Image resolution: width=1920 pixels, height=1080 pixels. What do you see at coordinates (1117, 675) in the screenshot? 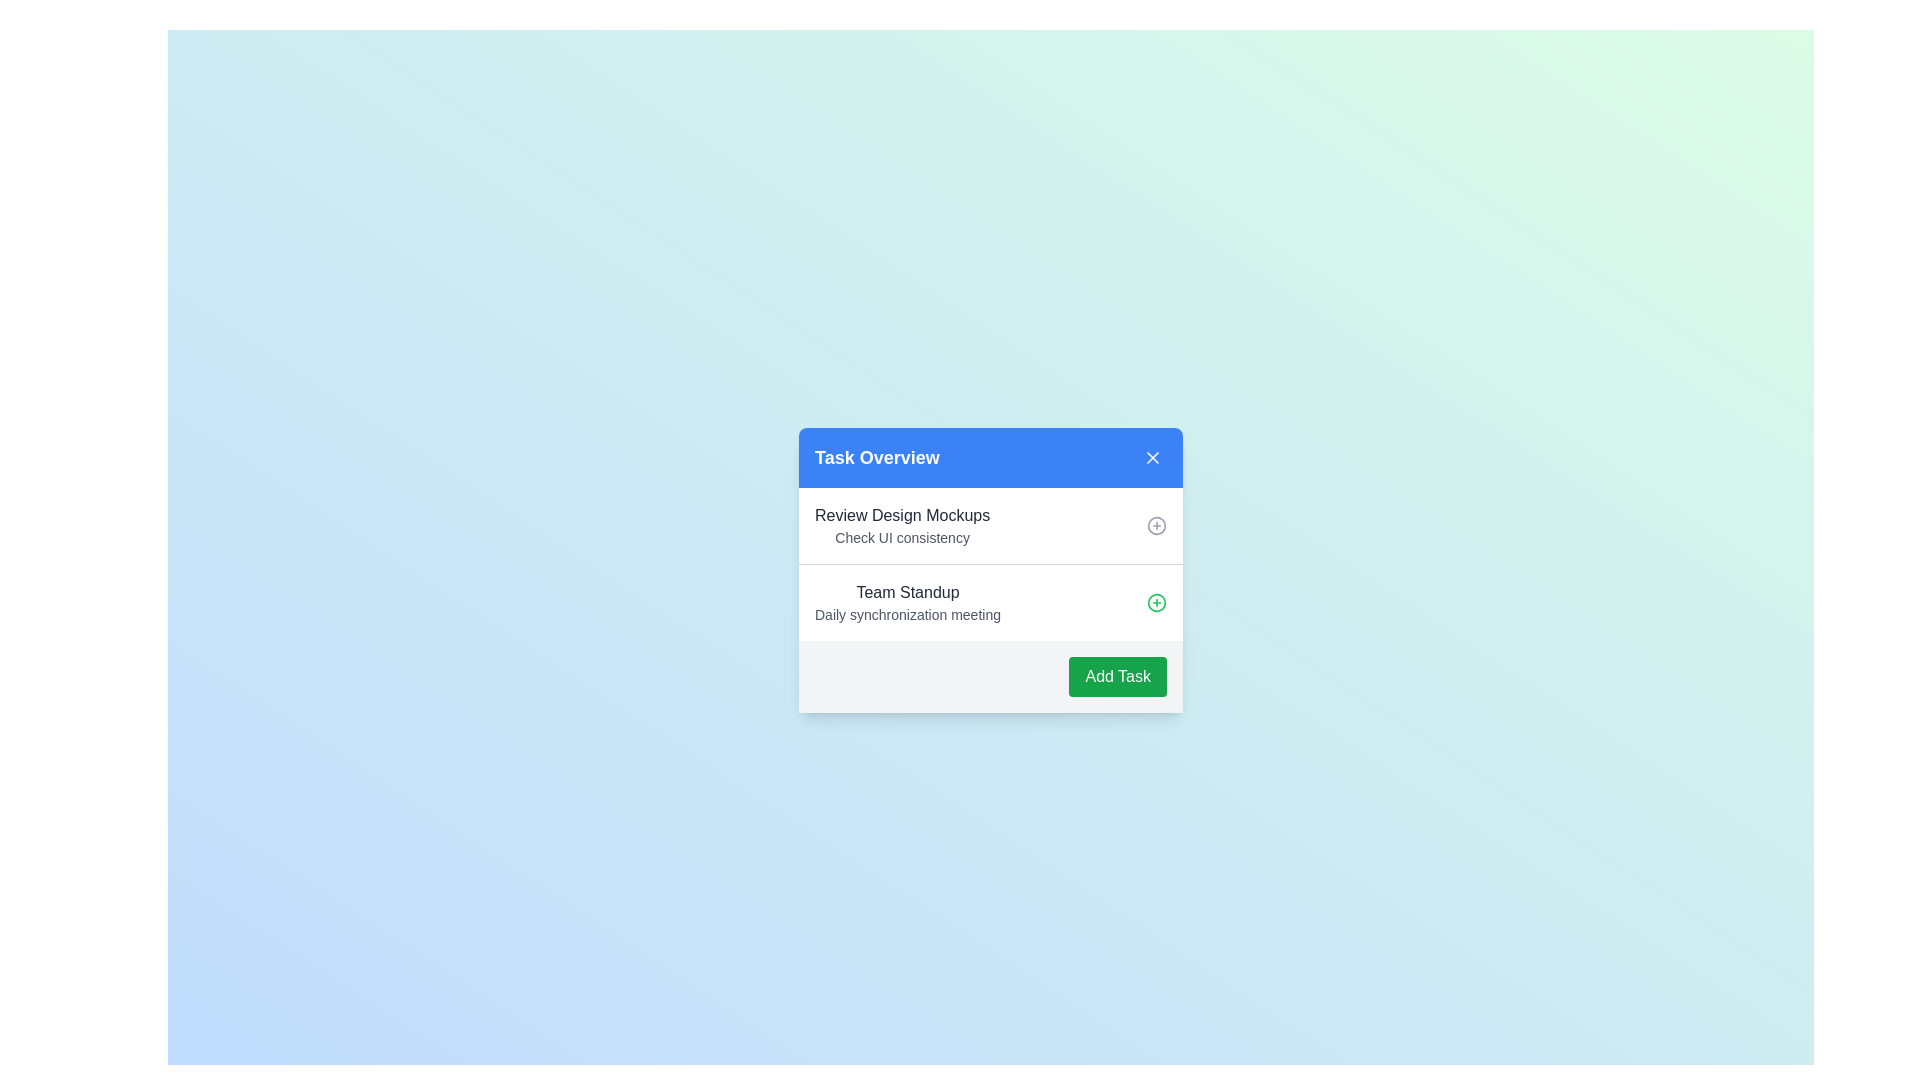
I see `the 'Add Task' button` at bounding box center [1117, 675].